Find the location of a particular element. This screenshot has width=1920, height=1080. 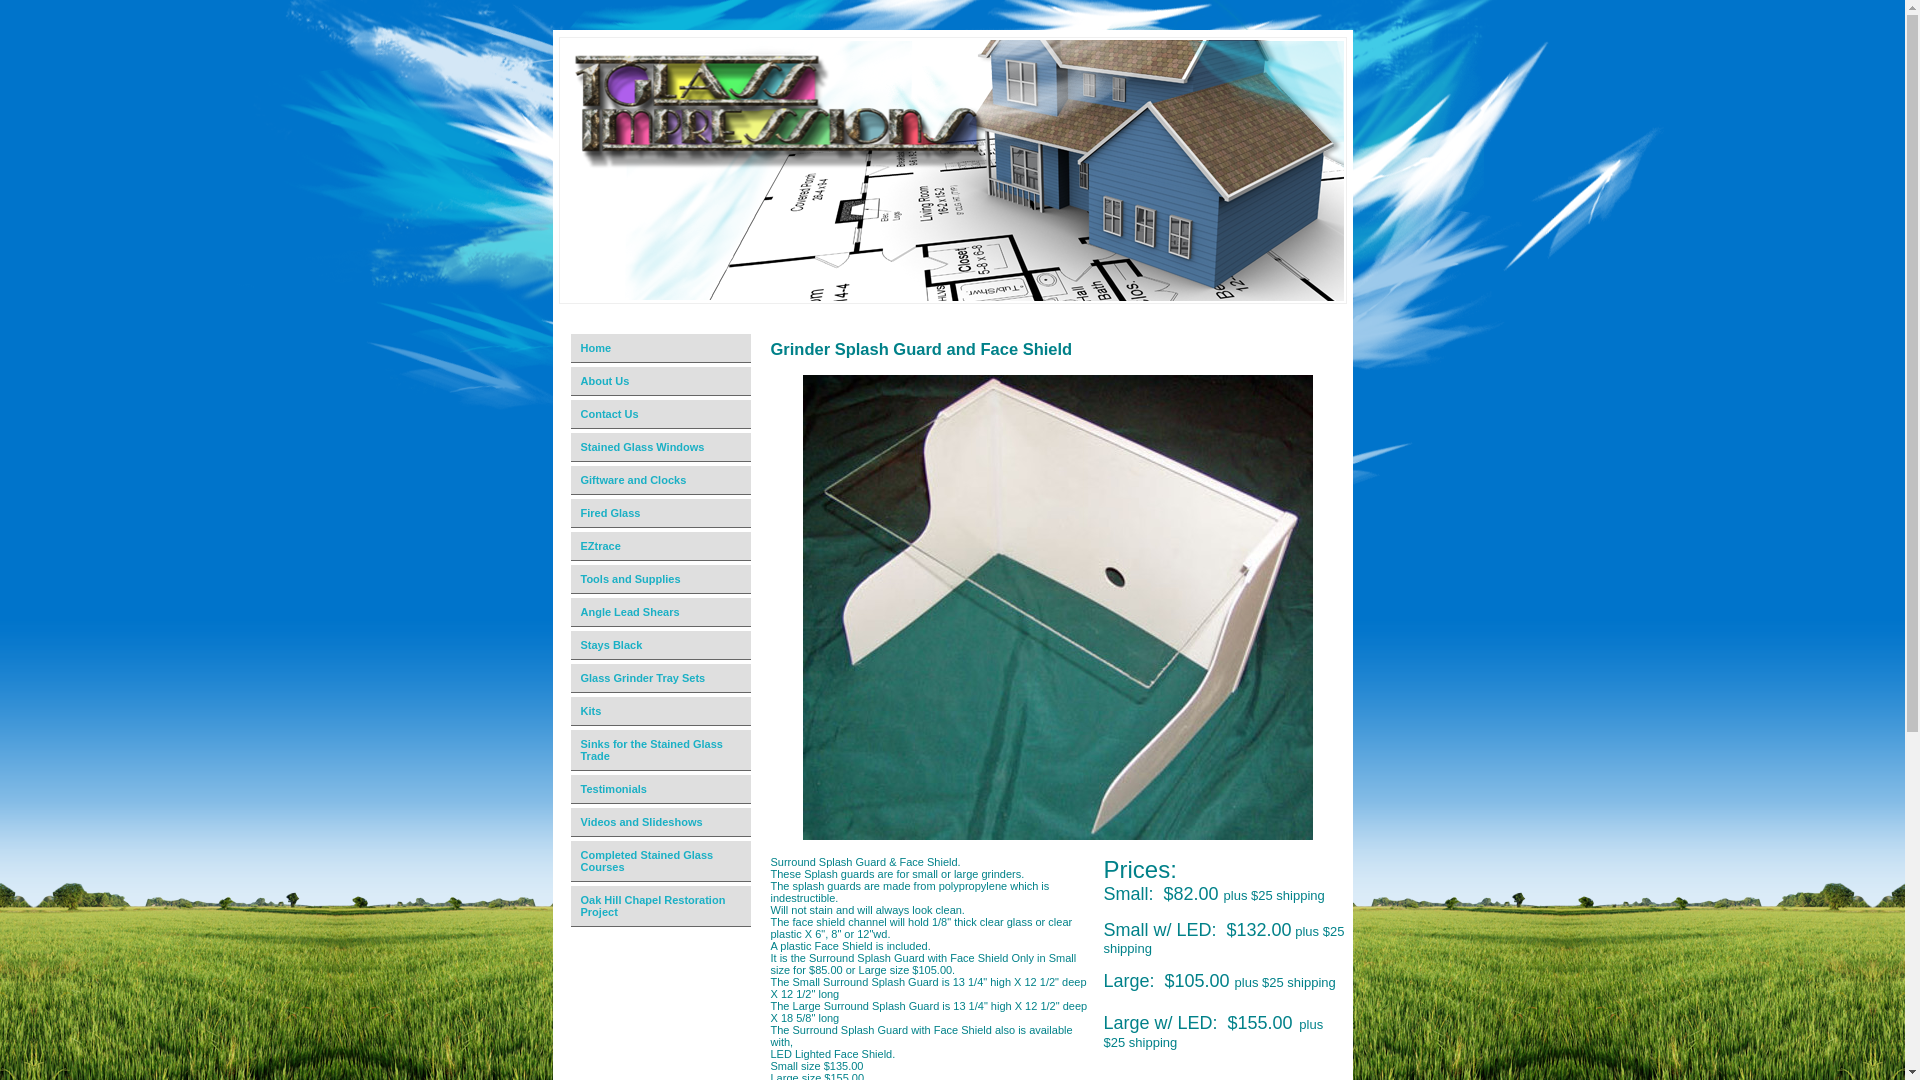

'Fired Glass' is located at coordinates (662, 512).